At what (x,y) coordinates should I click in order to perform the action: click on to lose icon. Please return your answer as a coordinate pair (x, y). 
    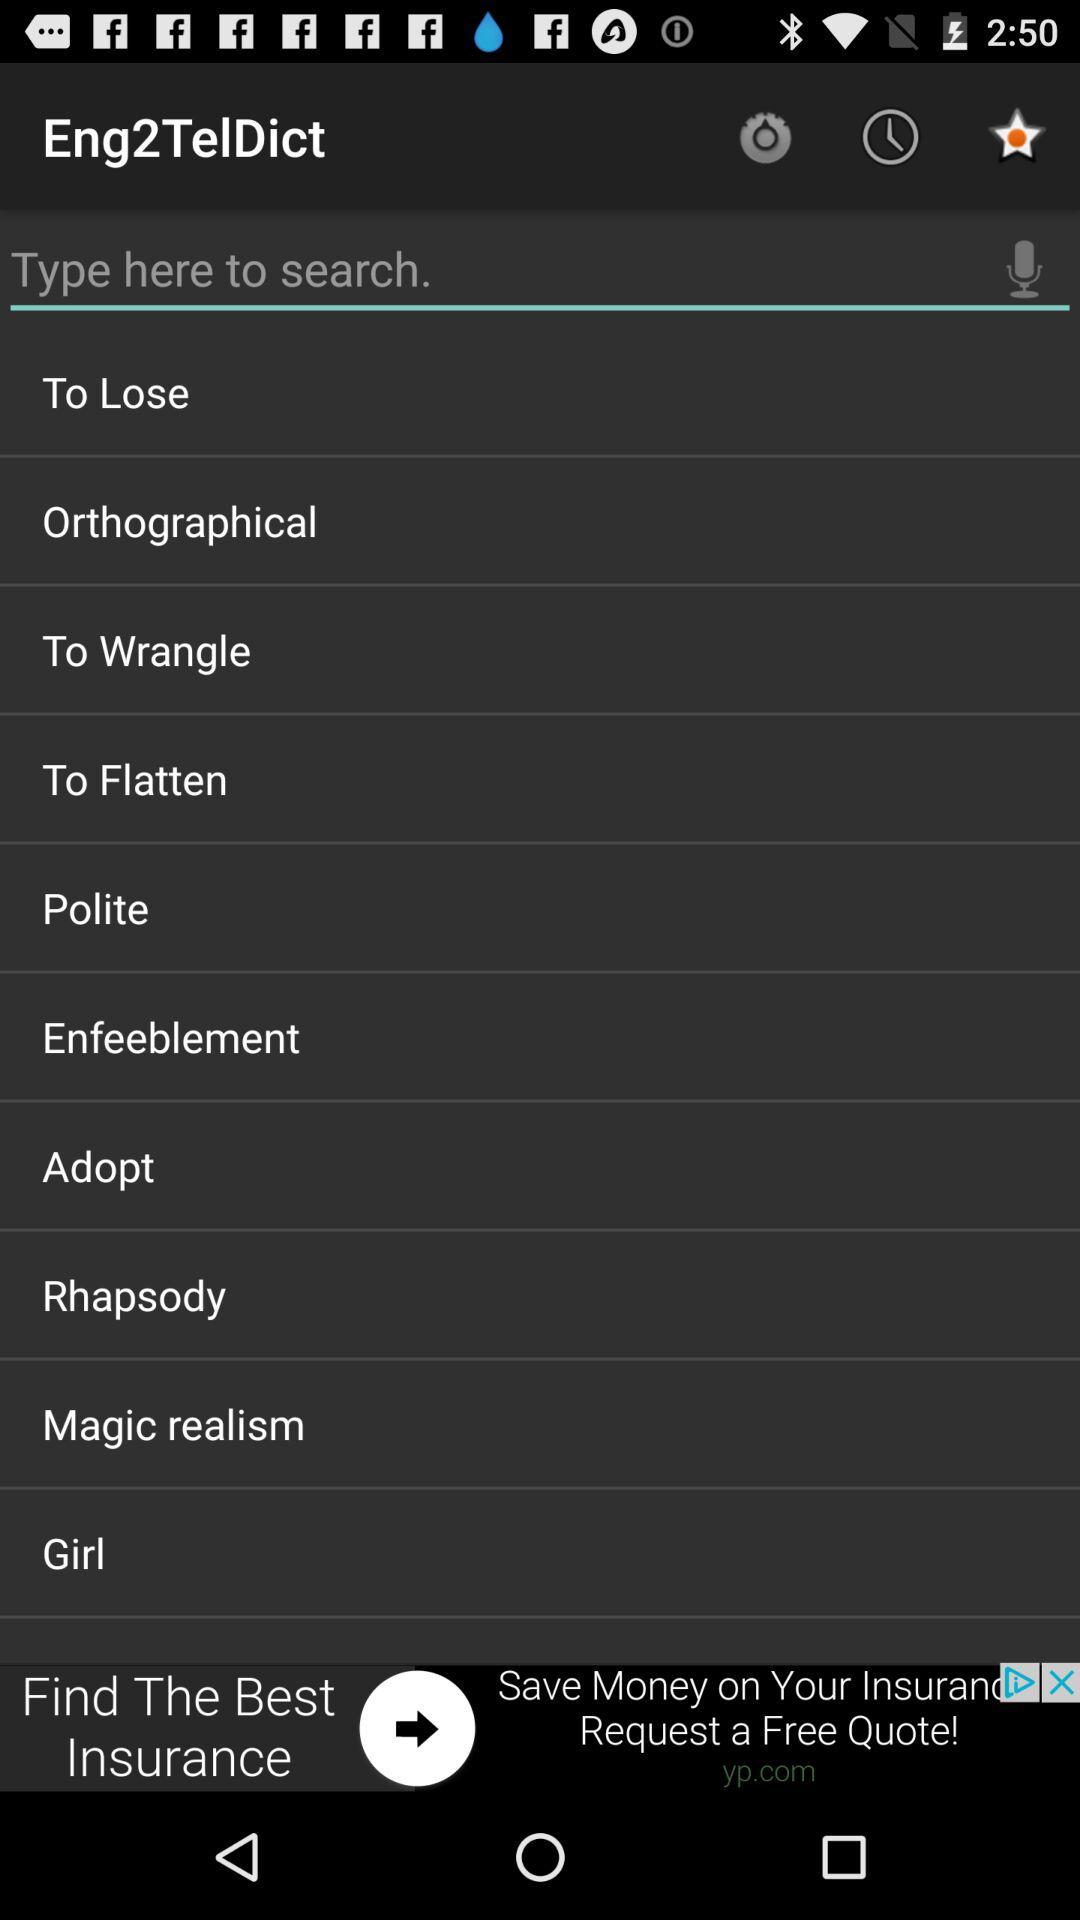
    Looking at the image, I should click on (540, 391).